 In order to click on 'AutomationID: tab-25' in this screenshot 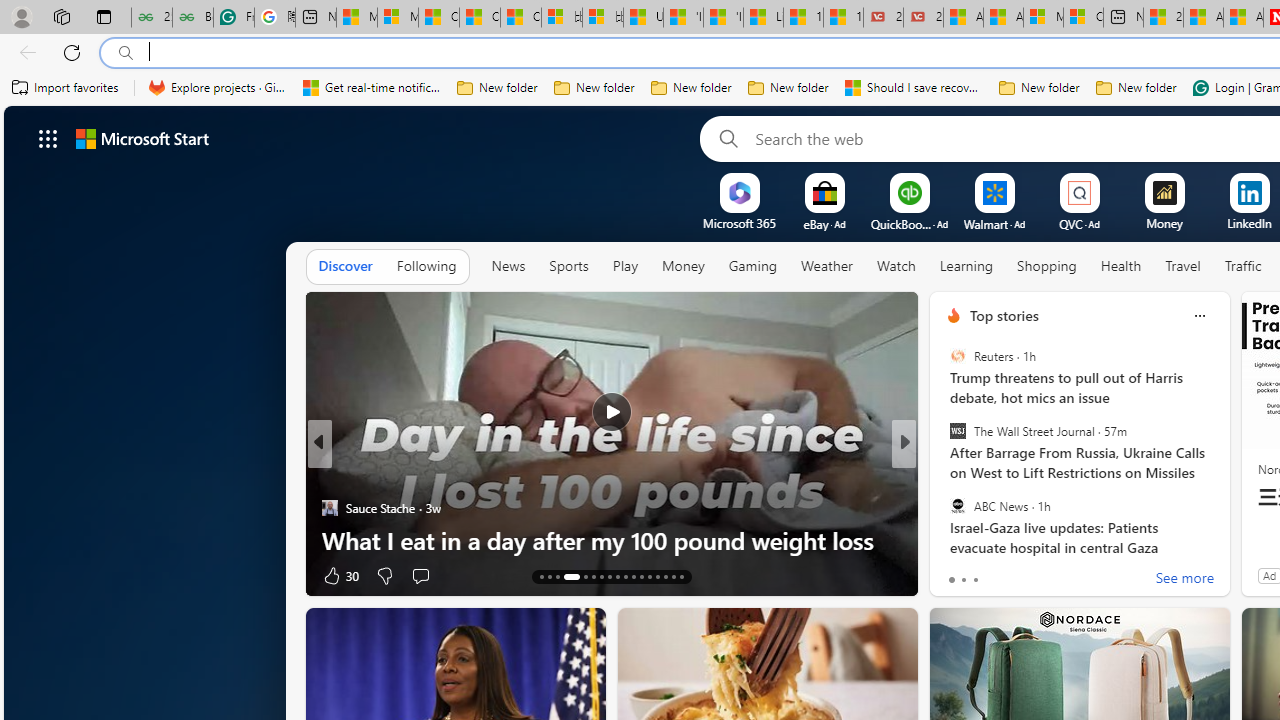, I will do `click(649, 577)`.